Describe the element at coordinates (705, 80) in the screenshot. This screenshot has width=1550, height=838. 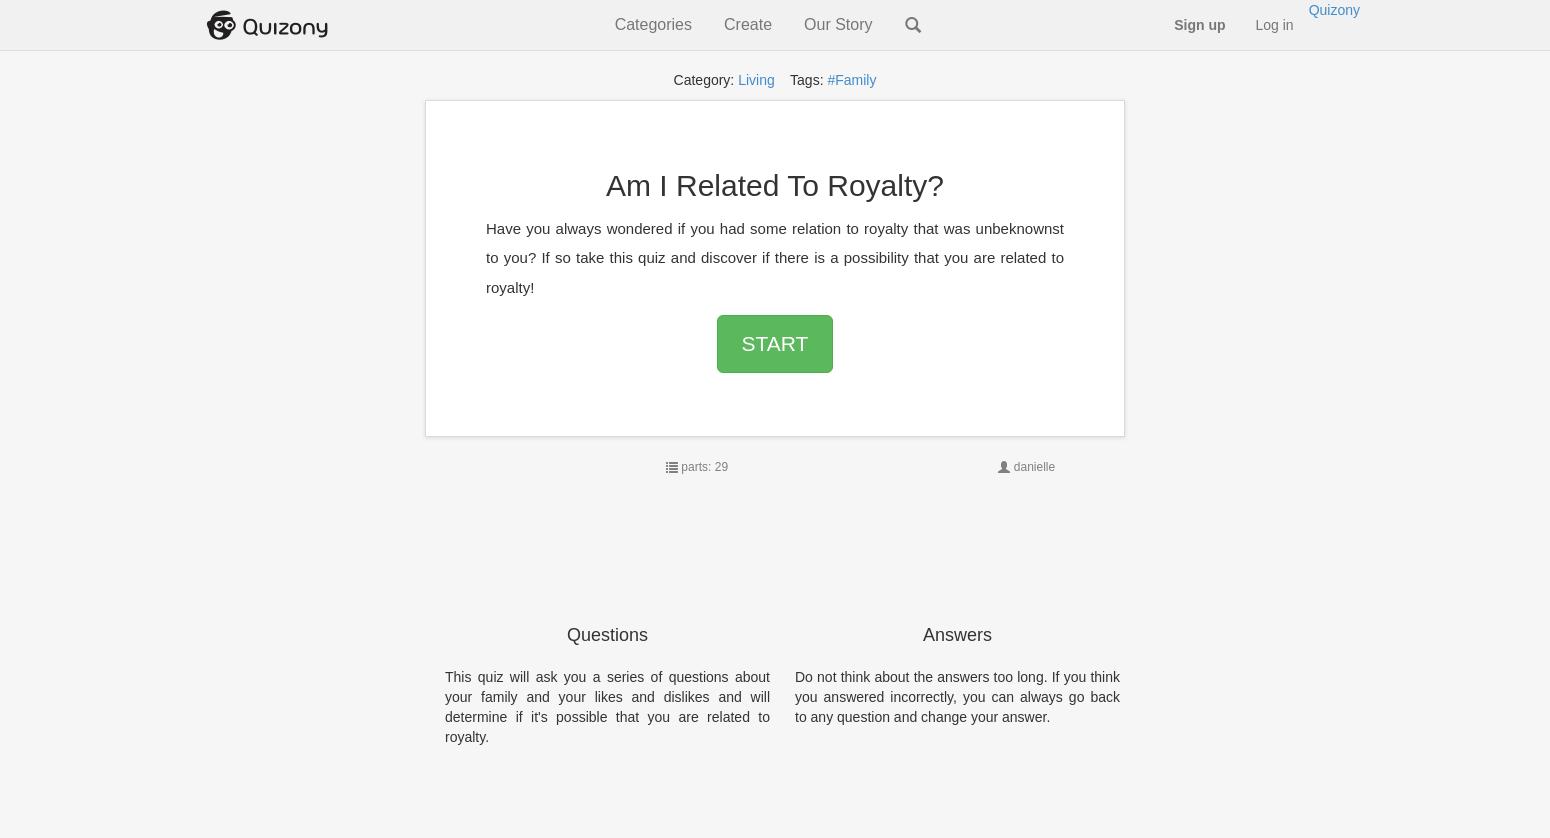
I see `'Category:'` at that location.